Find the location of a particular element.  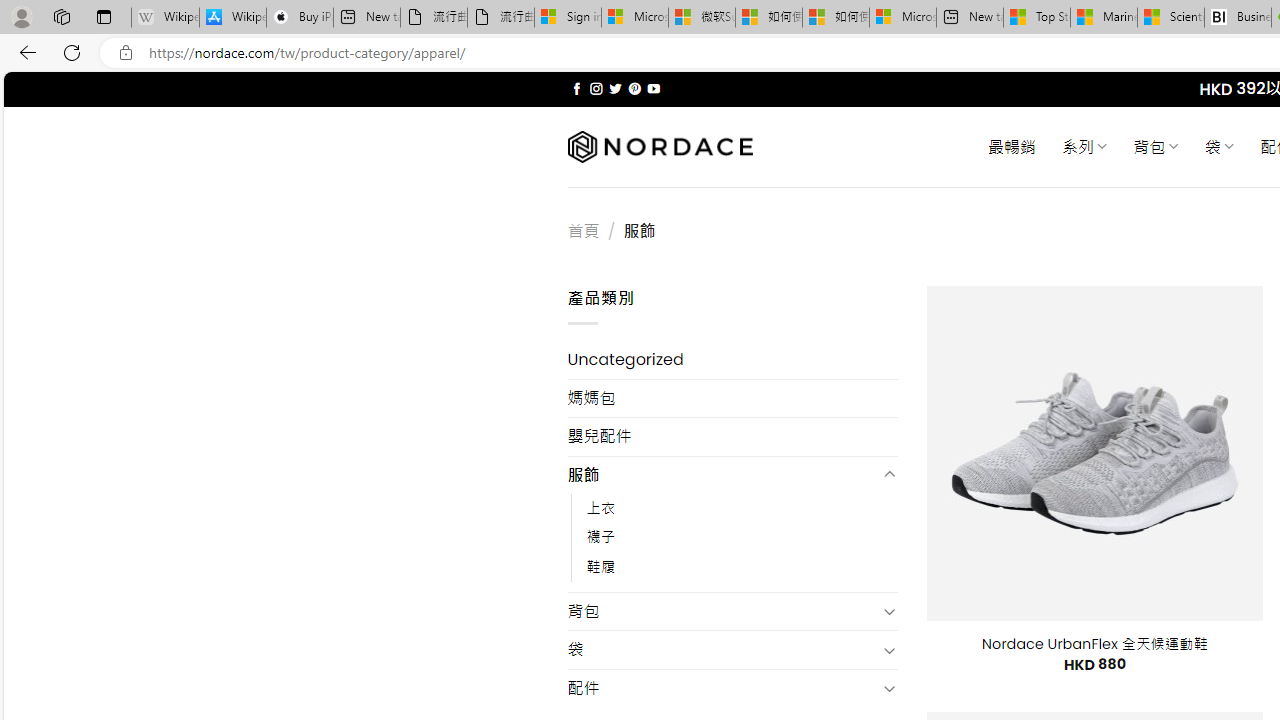

'Follow on Twitter' is located at coordinates (614, 88).